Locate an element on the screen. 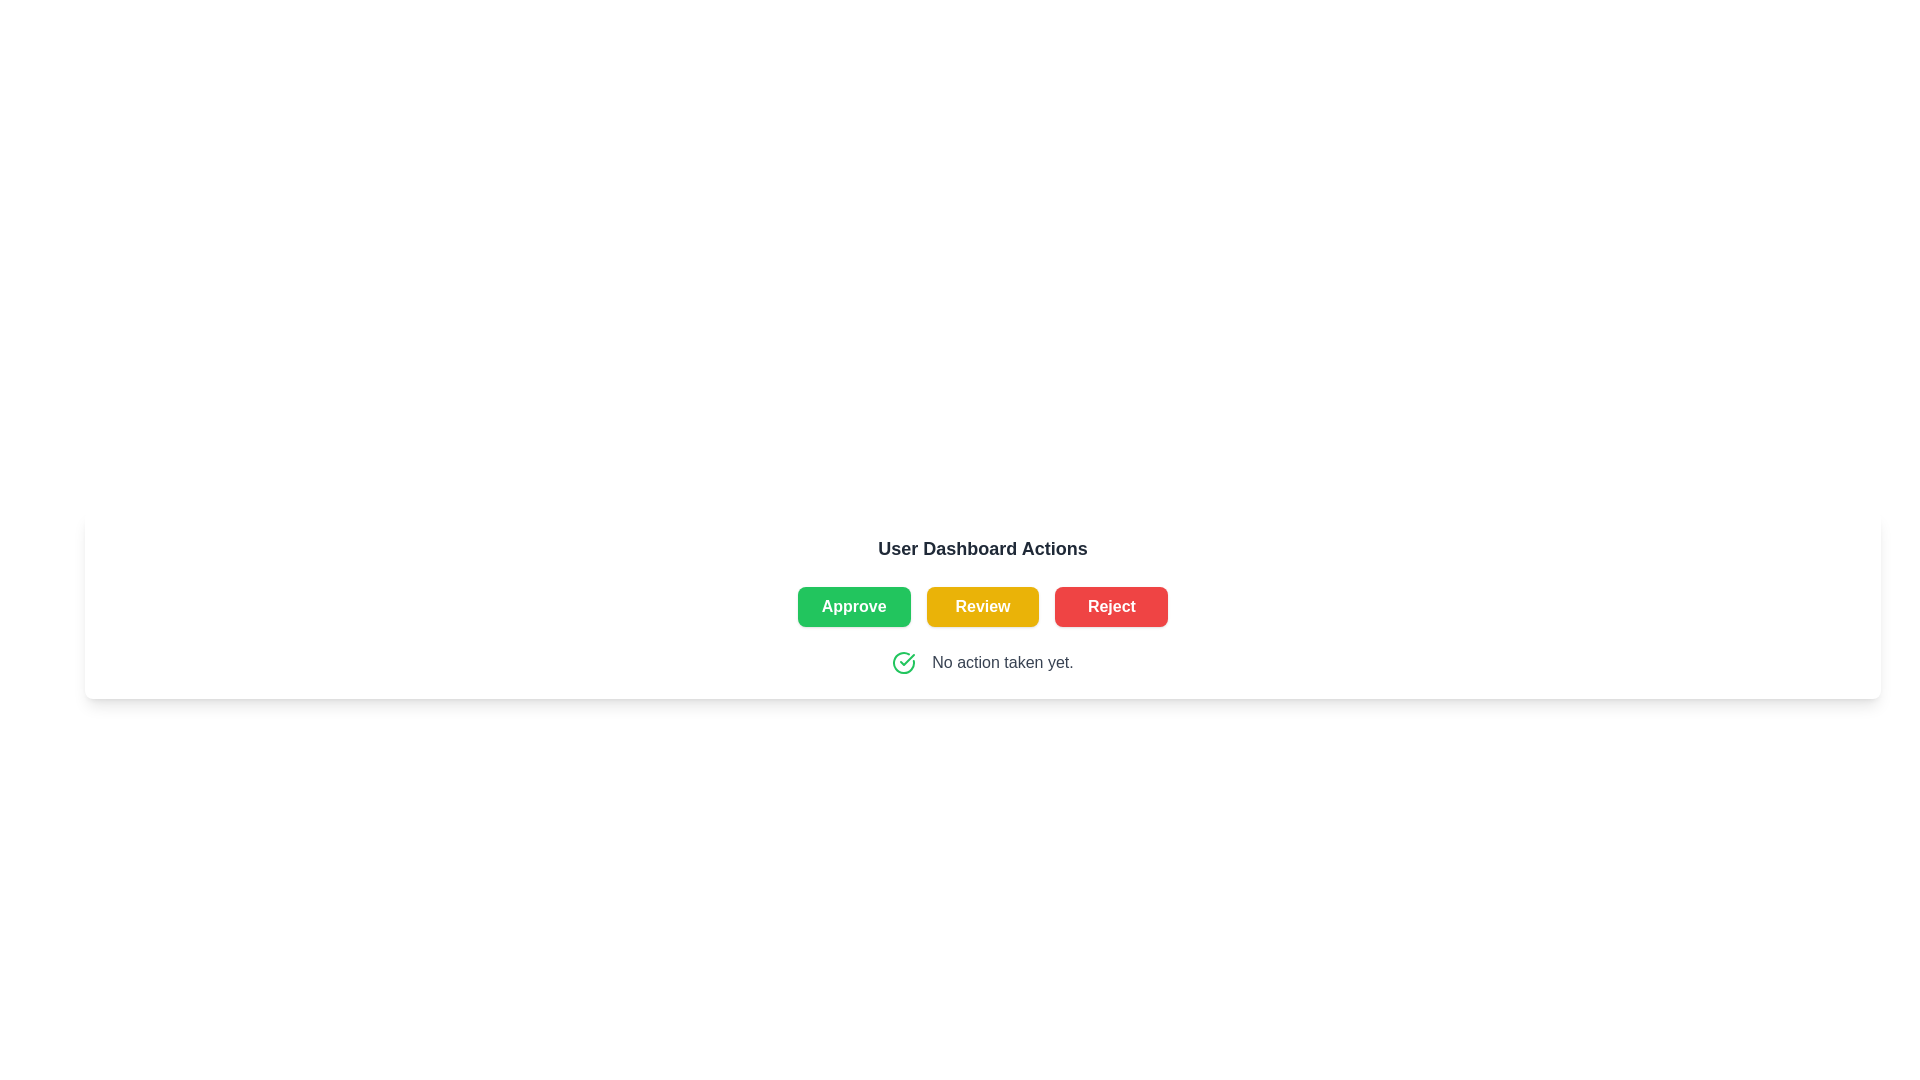 This screenshot has height=1080, width=1920. the text label displaying 'User Dashboard Actions' which is styled in bold and larger font, located at the top of the section containing action buttons and additional informational text is located at coordinates (983, 548).